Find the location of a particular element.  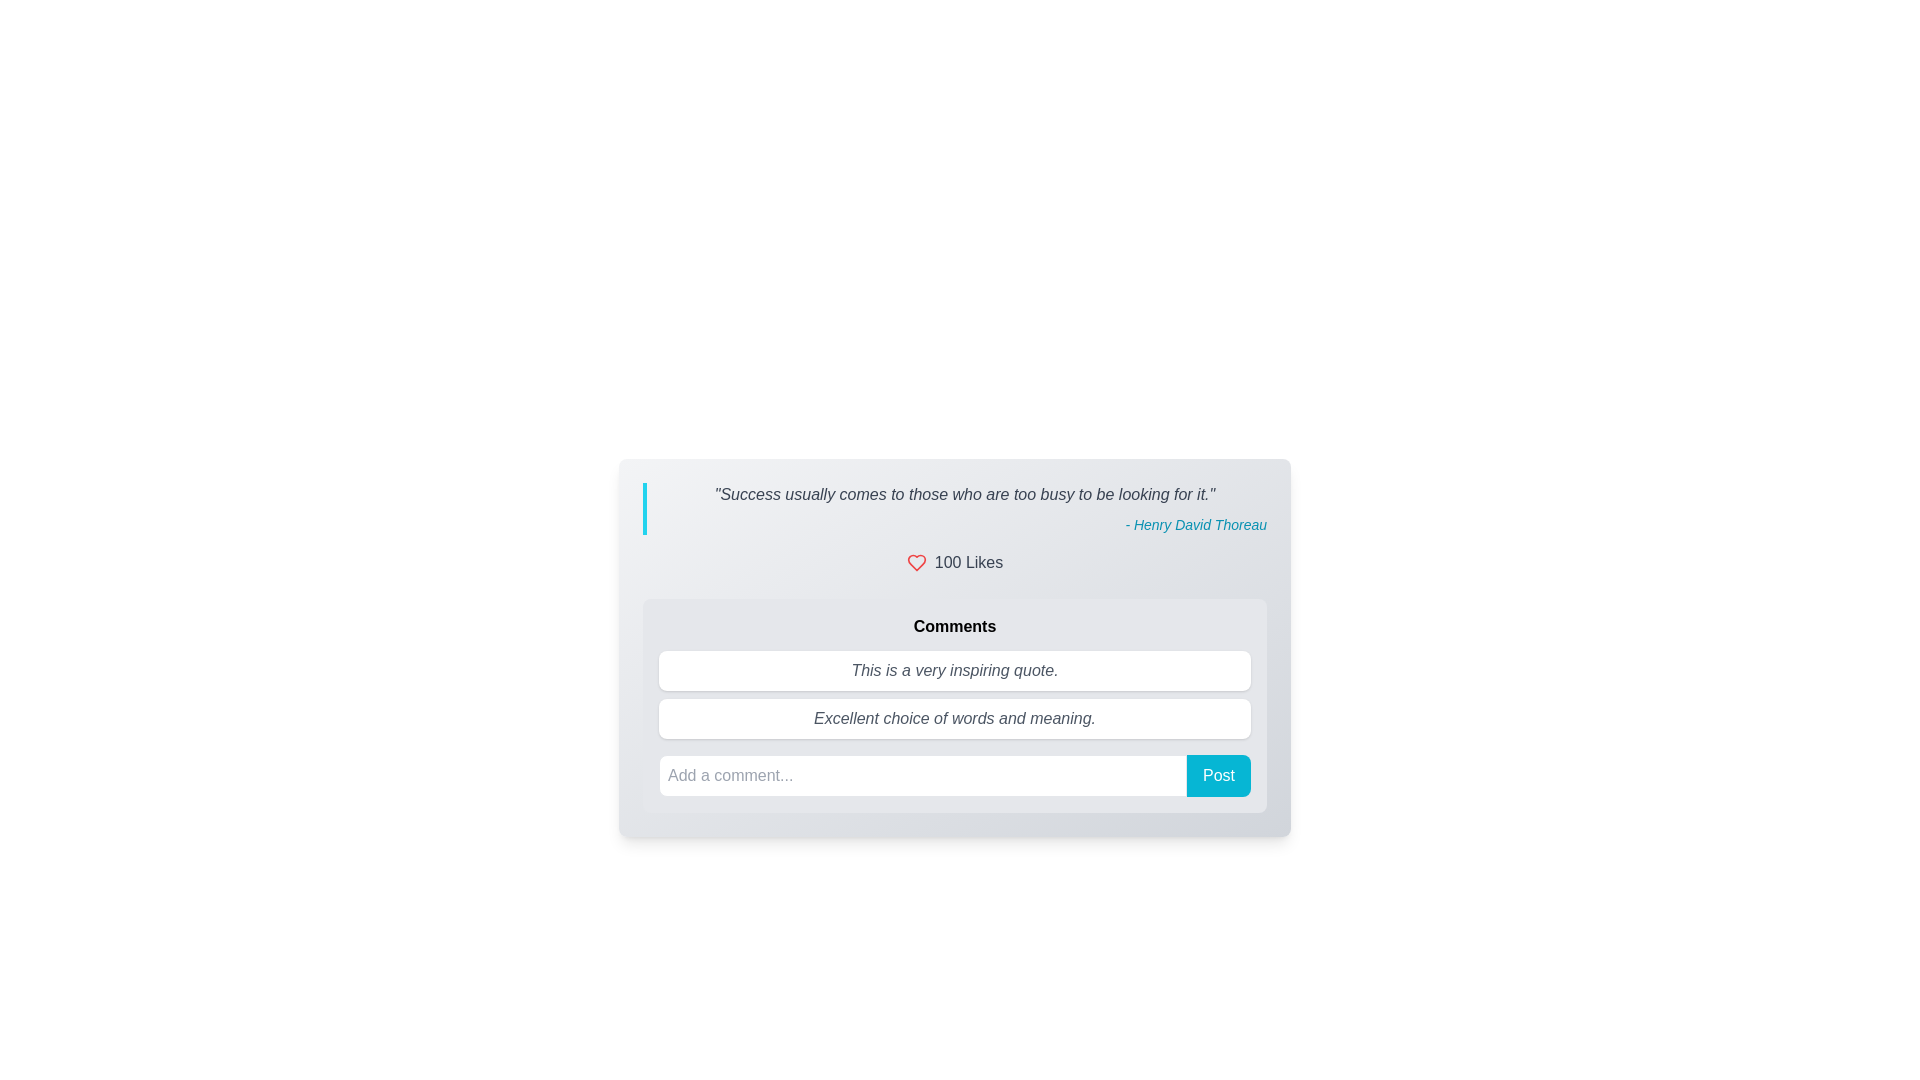

the 'like' icon located leftmost in the horizontal grouping above the text '100 Likes' to register a like is located at coordinates (915, 563).